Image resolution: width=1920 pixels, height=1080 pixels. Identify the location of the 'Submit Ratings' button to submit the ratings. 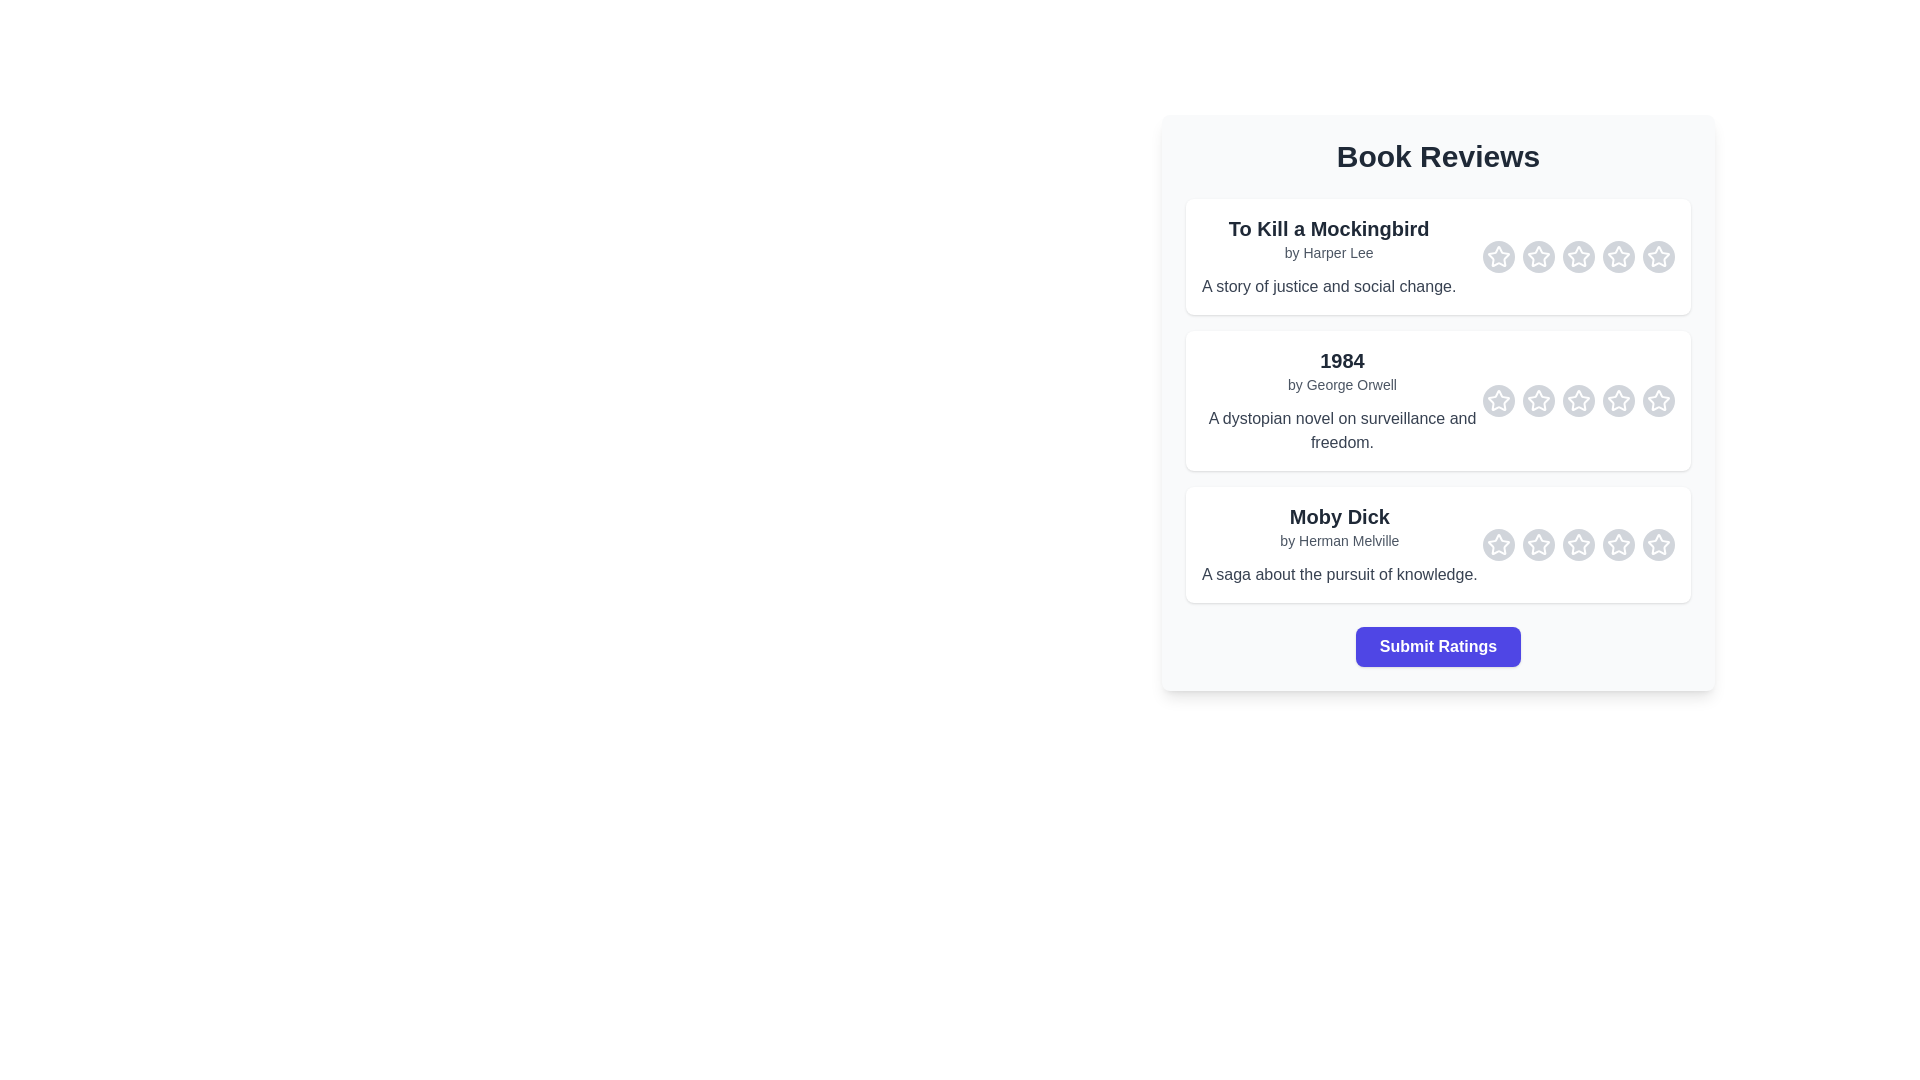
(1437, 647).